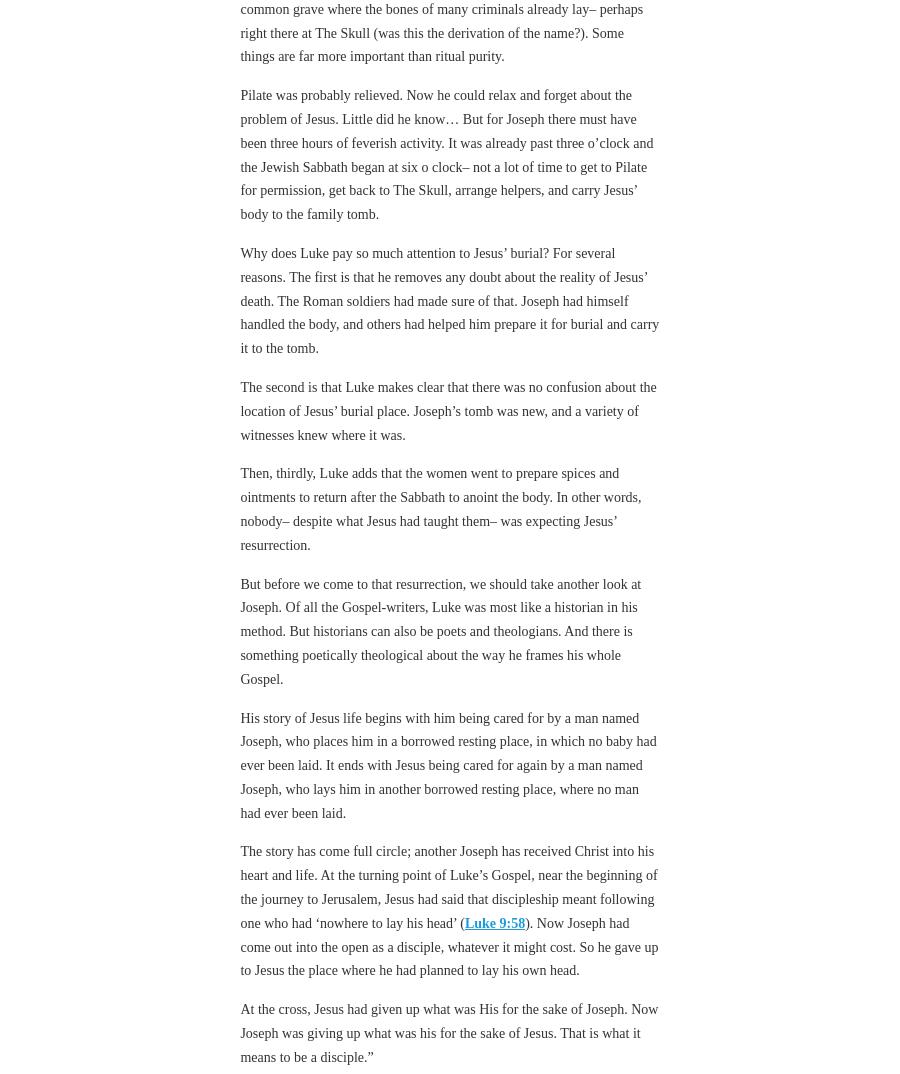 Image resolution: width=900 pixels, height=1074 pixels. Describe the element at coordinates (440, 630) in the screenshot. I see `'But before we come to that resurrection, we should take another look at Joseph. Of all the Gospel-writers, Luke was most like a historian in his method. But historians can also be poets and theologians. And there is something poetically theological about the way he frames his whole Gospel.'` at that location.